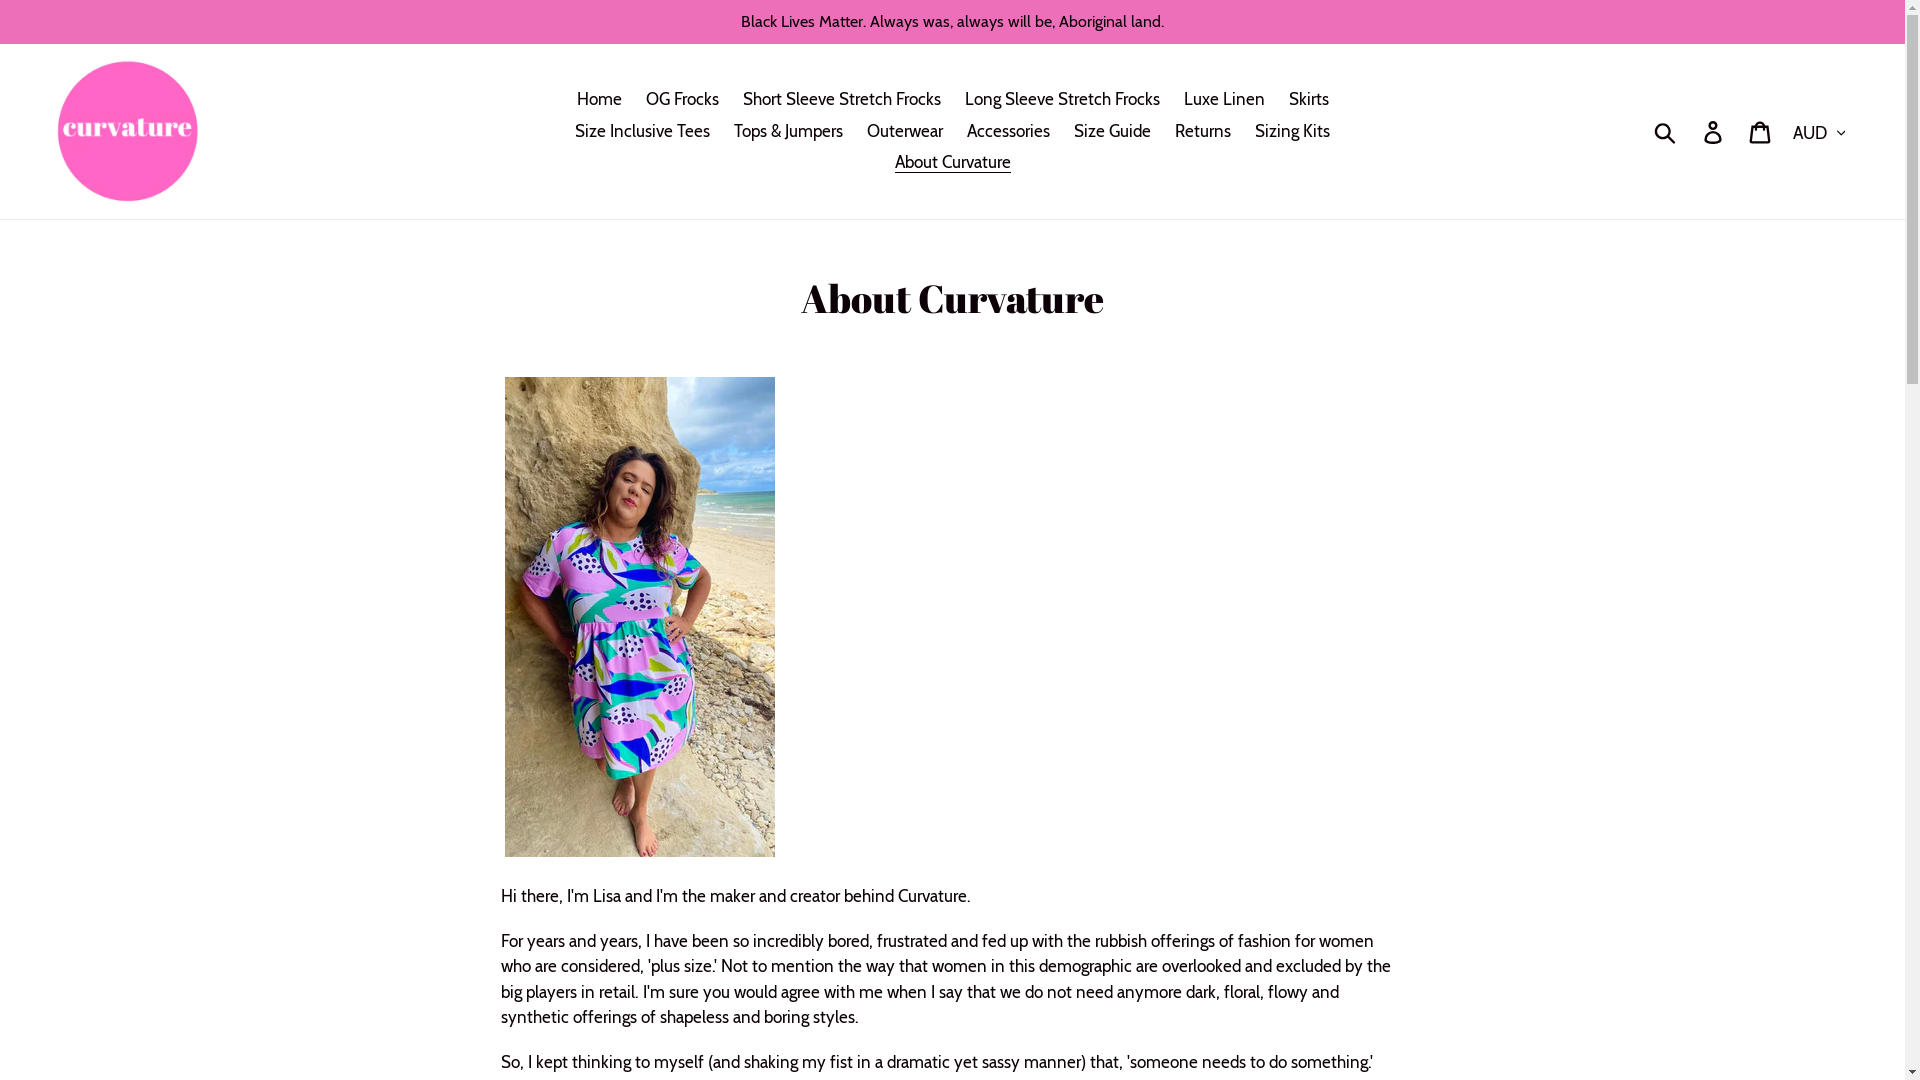  I want to click on 'About Curvature', so click(950, 161).